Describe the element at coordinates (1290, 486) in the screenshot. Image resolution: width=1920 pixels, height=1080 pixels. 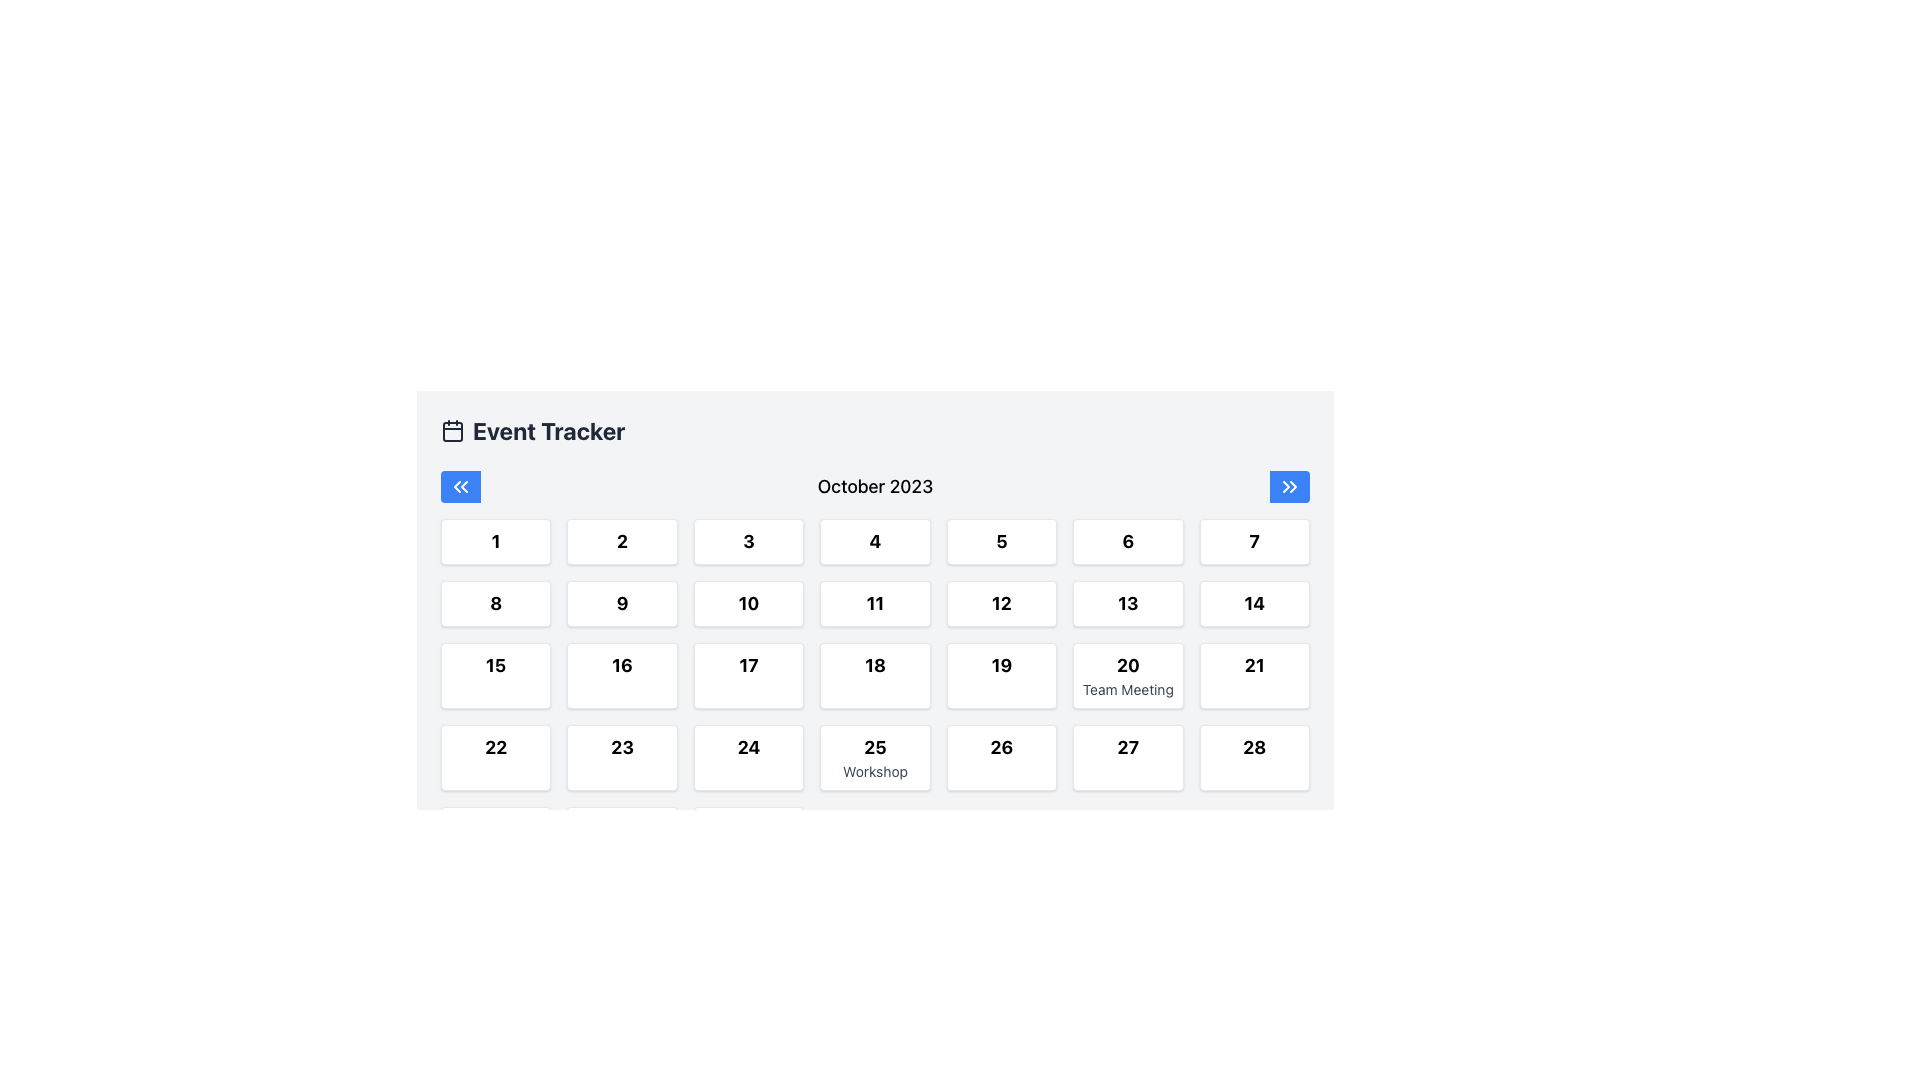
I see `the blue rectangular button with rounded right corners and a dual-chevron icon` at that location.